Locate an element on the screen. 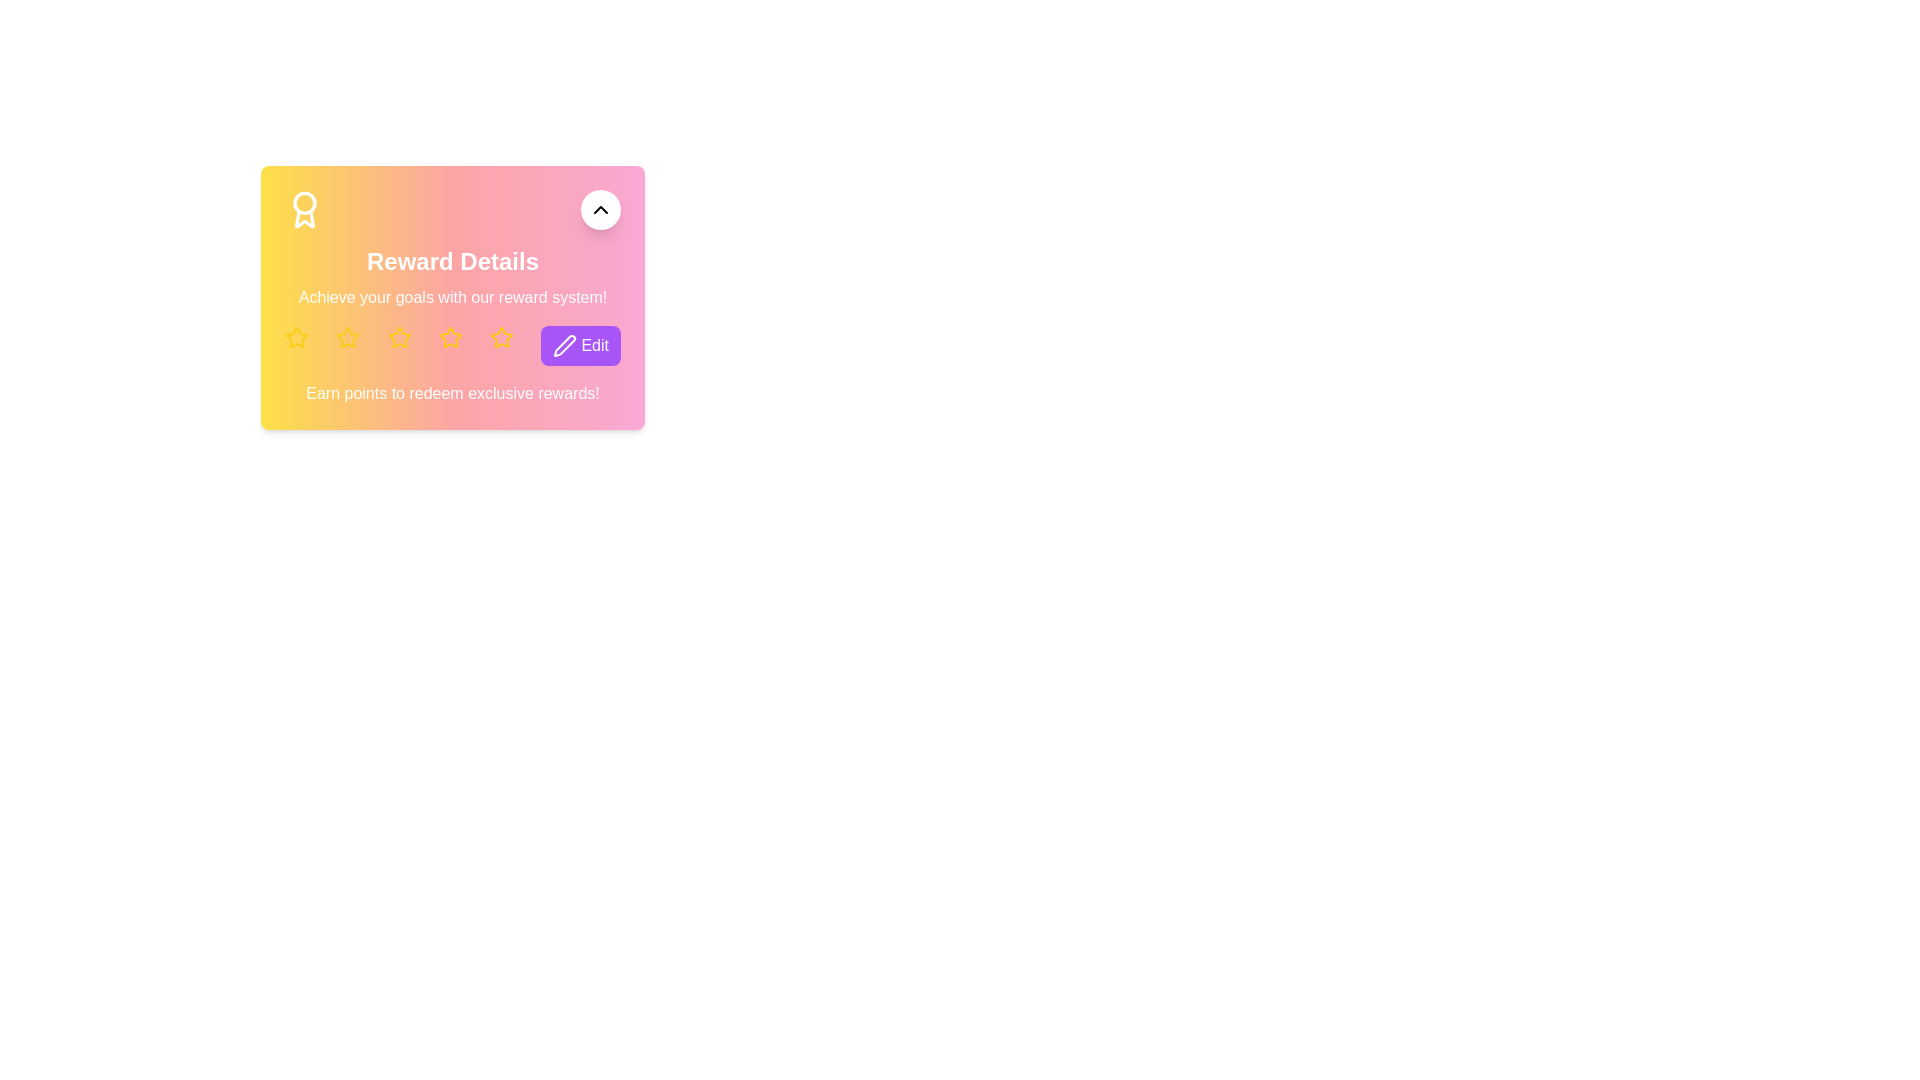 This screenshot has height=1080, width=1920. the third yellow star icon in the row of five stars under the 'Reward Details' heading is located at coordinates (399, 336).